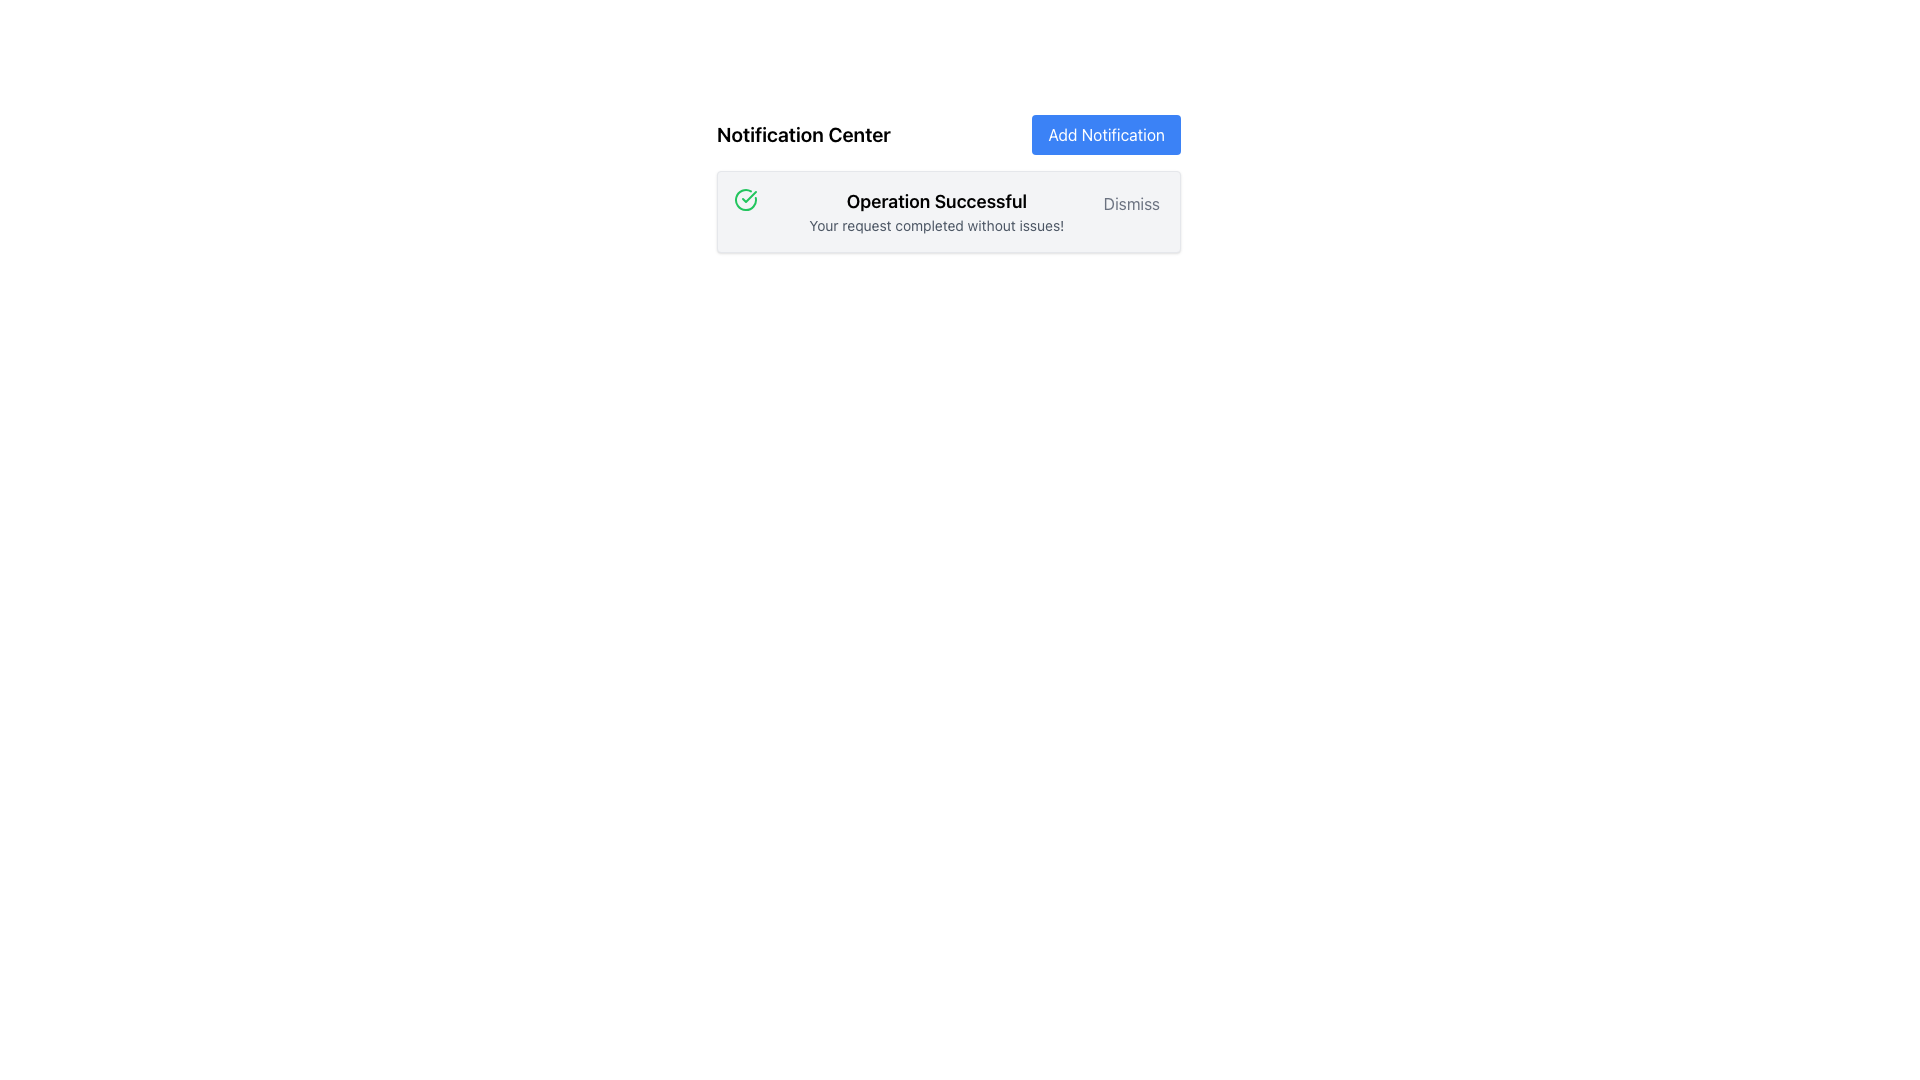 The image size is (1920, 1080). I want to click on the dismiss button located in the top-right corner of the notification card following the message 'Operation Successful' to observe the styling change, so click(1131, 204).